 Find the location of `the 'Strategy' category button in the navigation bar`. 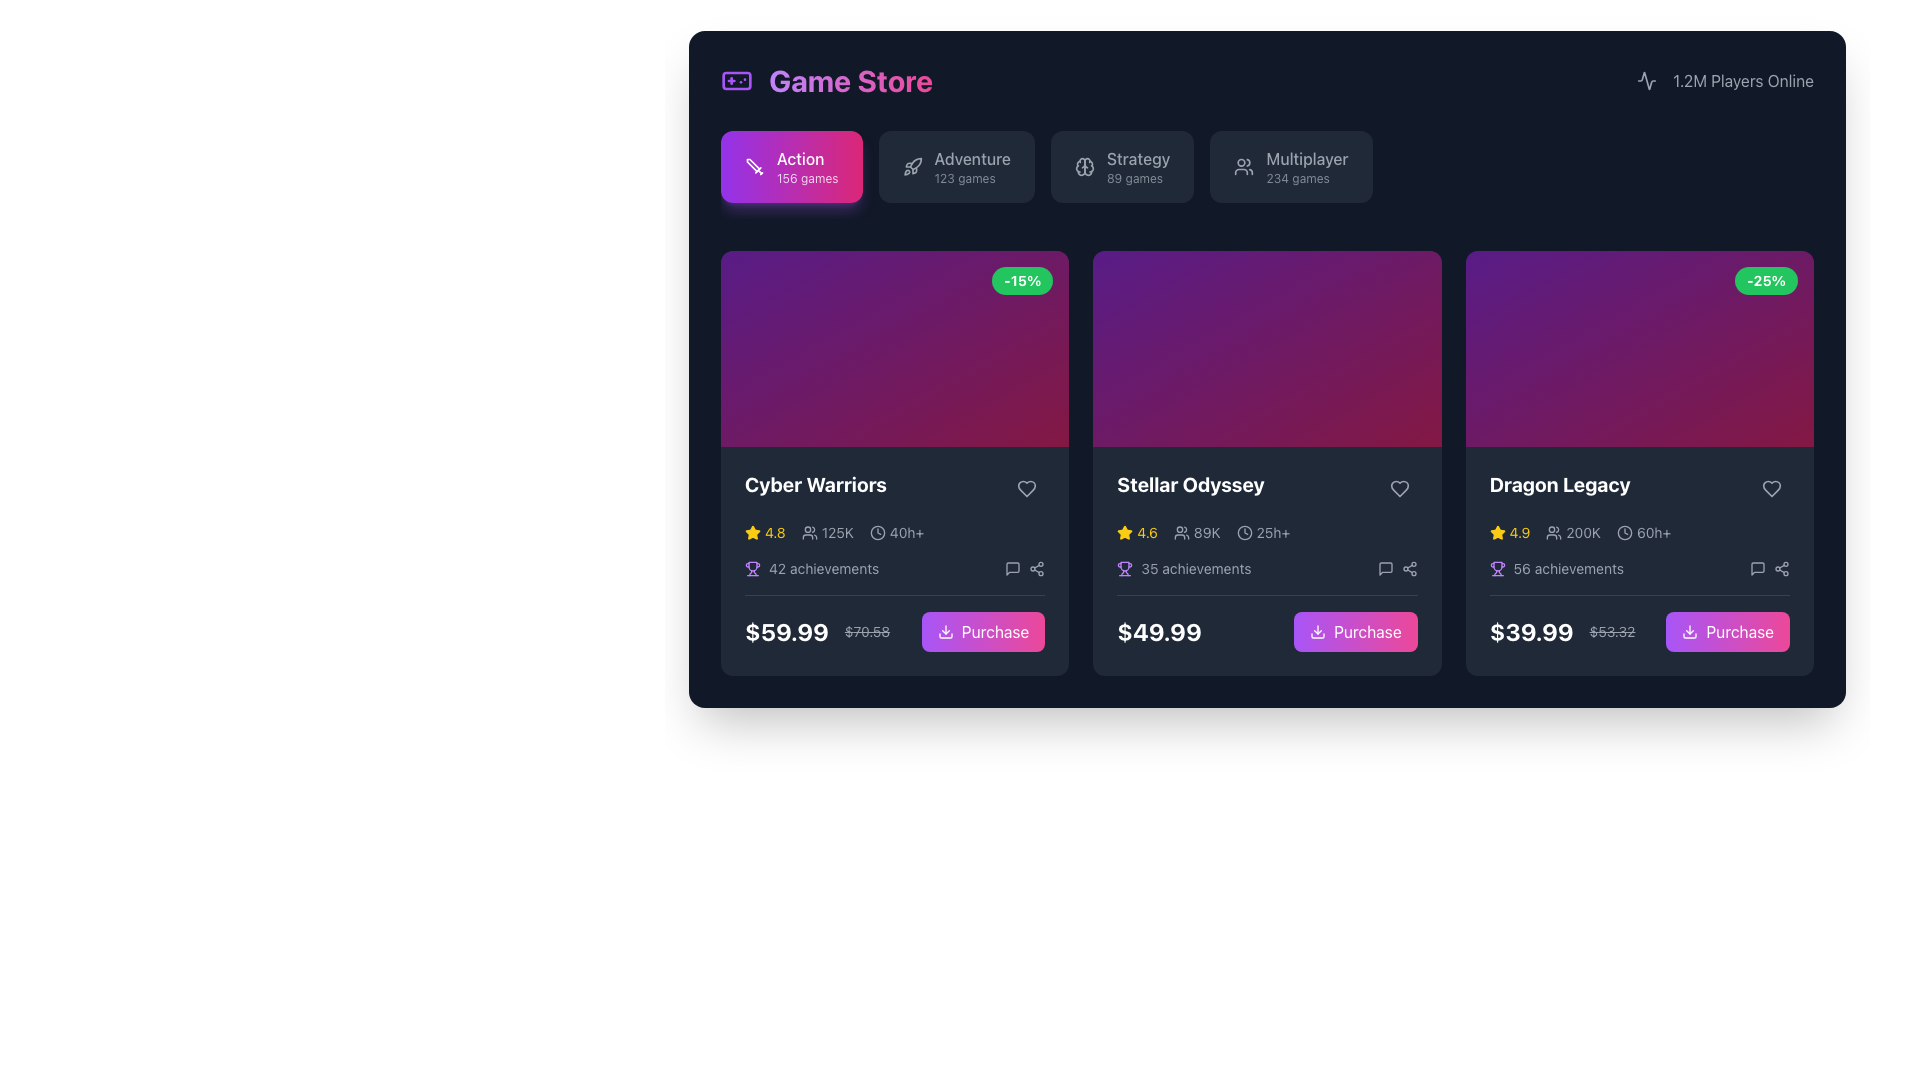

the 'Strategy' category button in the navigation bar is located at coordinates (1083, 165).